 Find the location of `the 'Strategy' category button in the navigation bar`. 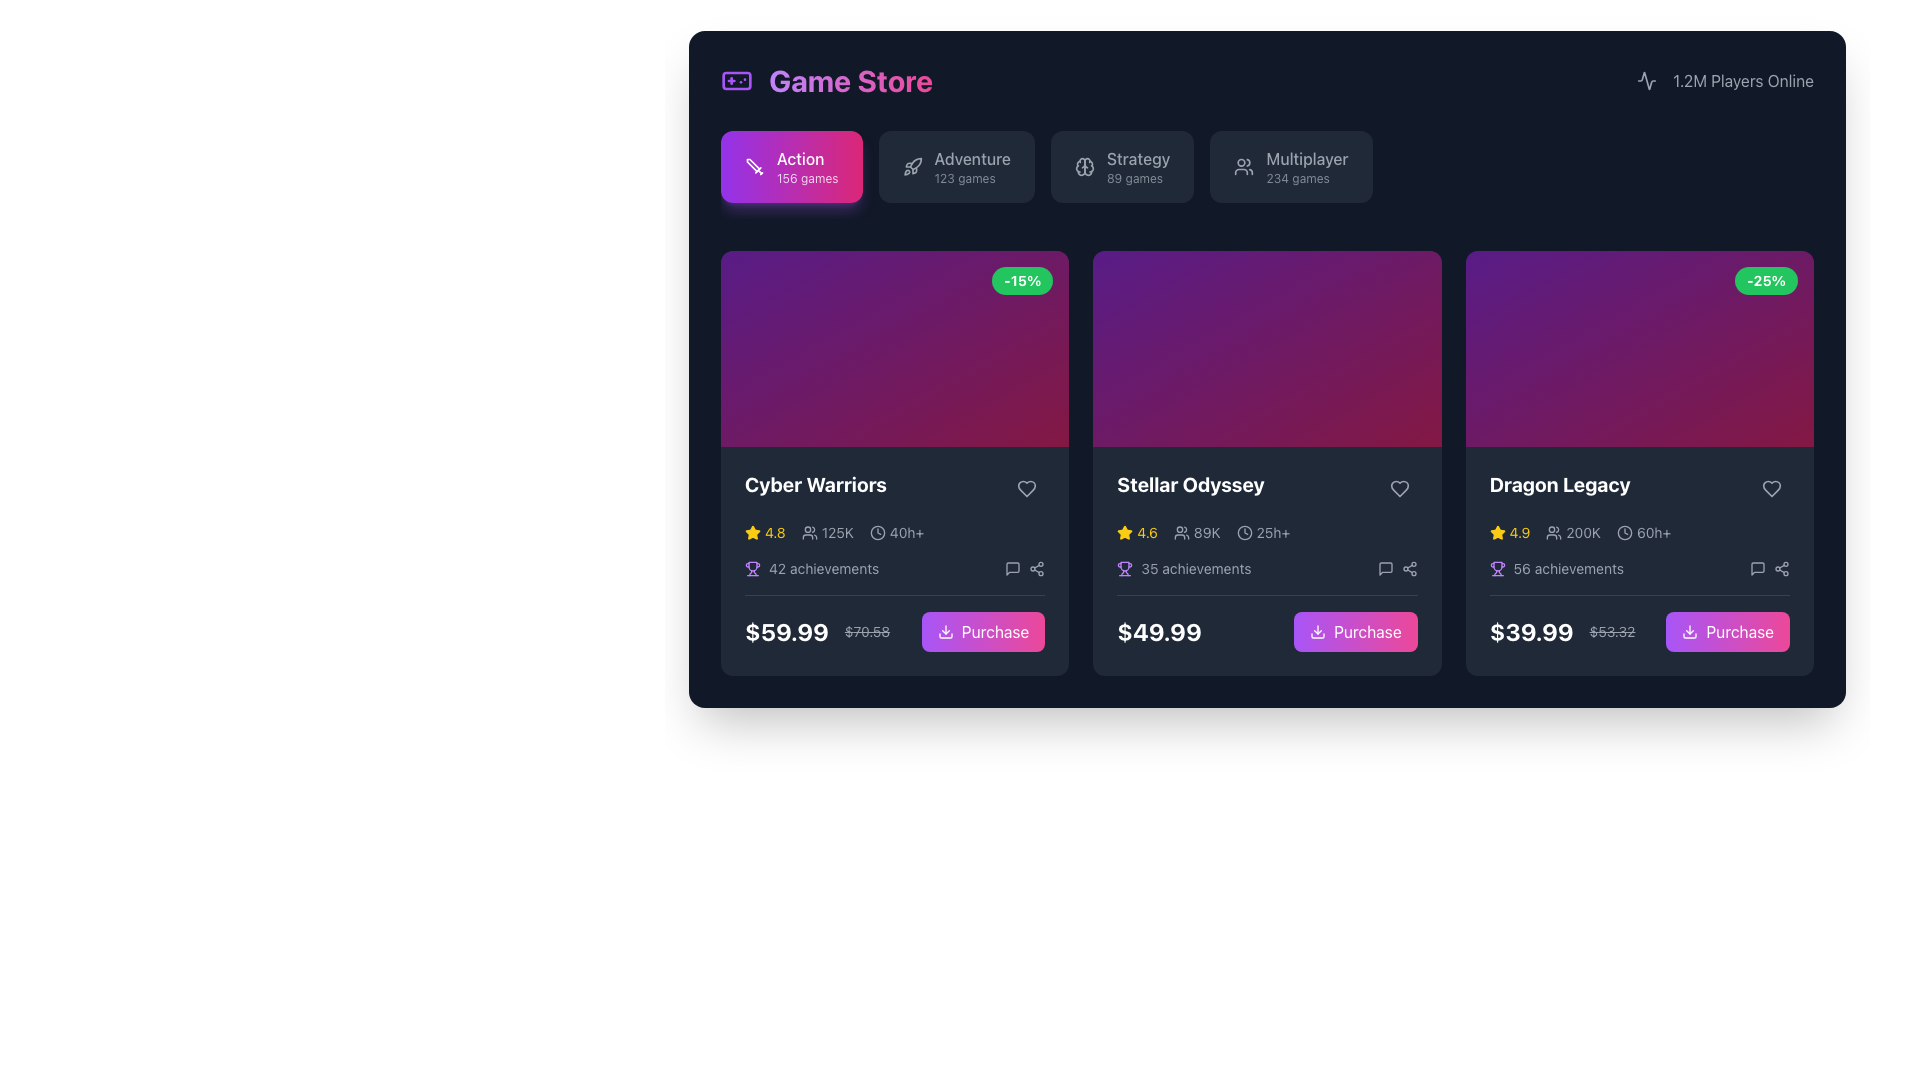

the 'Strategy' category button in the navigation bar is located at coordinates (1083, 165).